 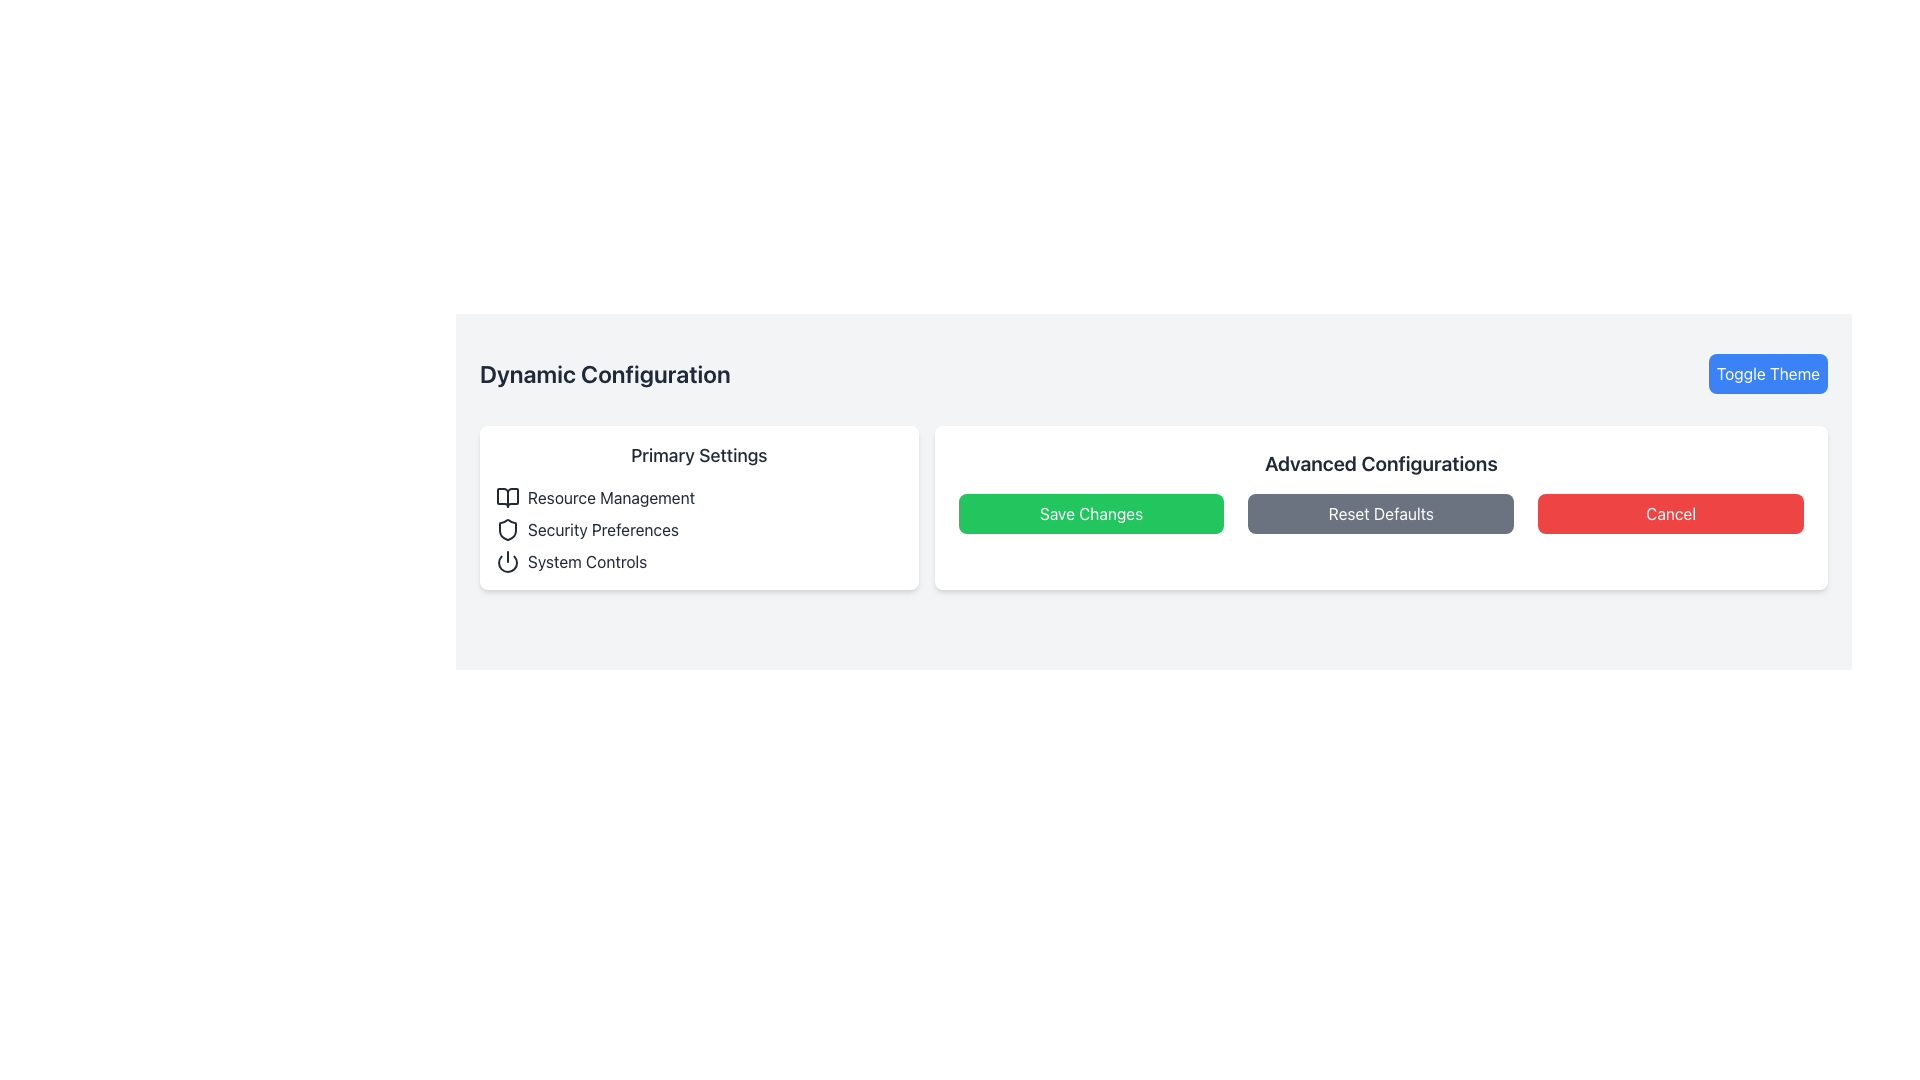 What do you see at coordinates (699, 562) in the screenshot?
I see `the button for accessing system control settings located in the third row under 'Primary Settings'` at bounding box center [699, 562].